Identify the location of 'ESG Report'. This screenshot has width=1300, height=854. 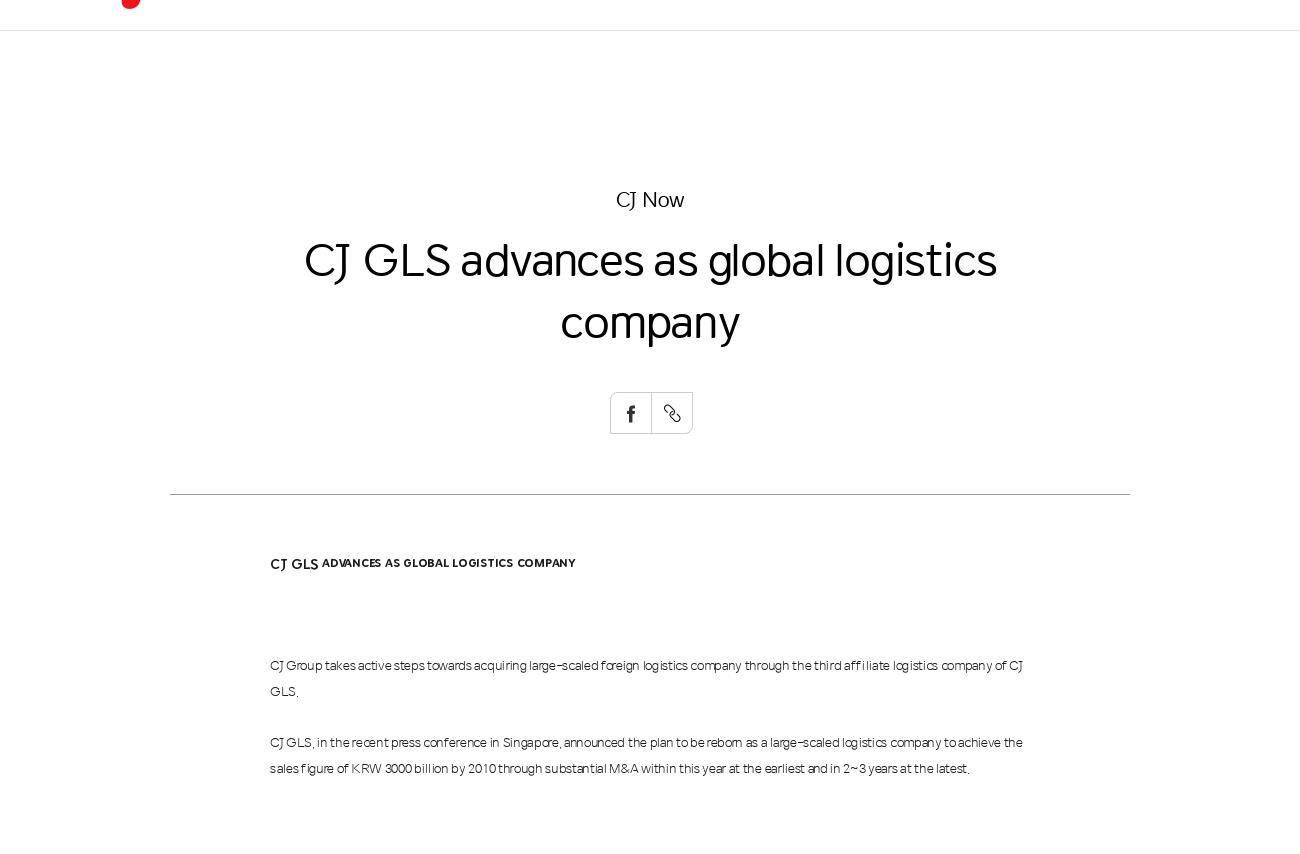
(665, 194).